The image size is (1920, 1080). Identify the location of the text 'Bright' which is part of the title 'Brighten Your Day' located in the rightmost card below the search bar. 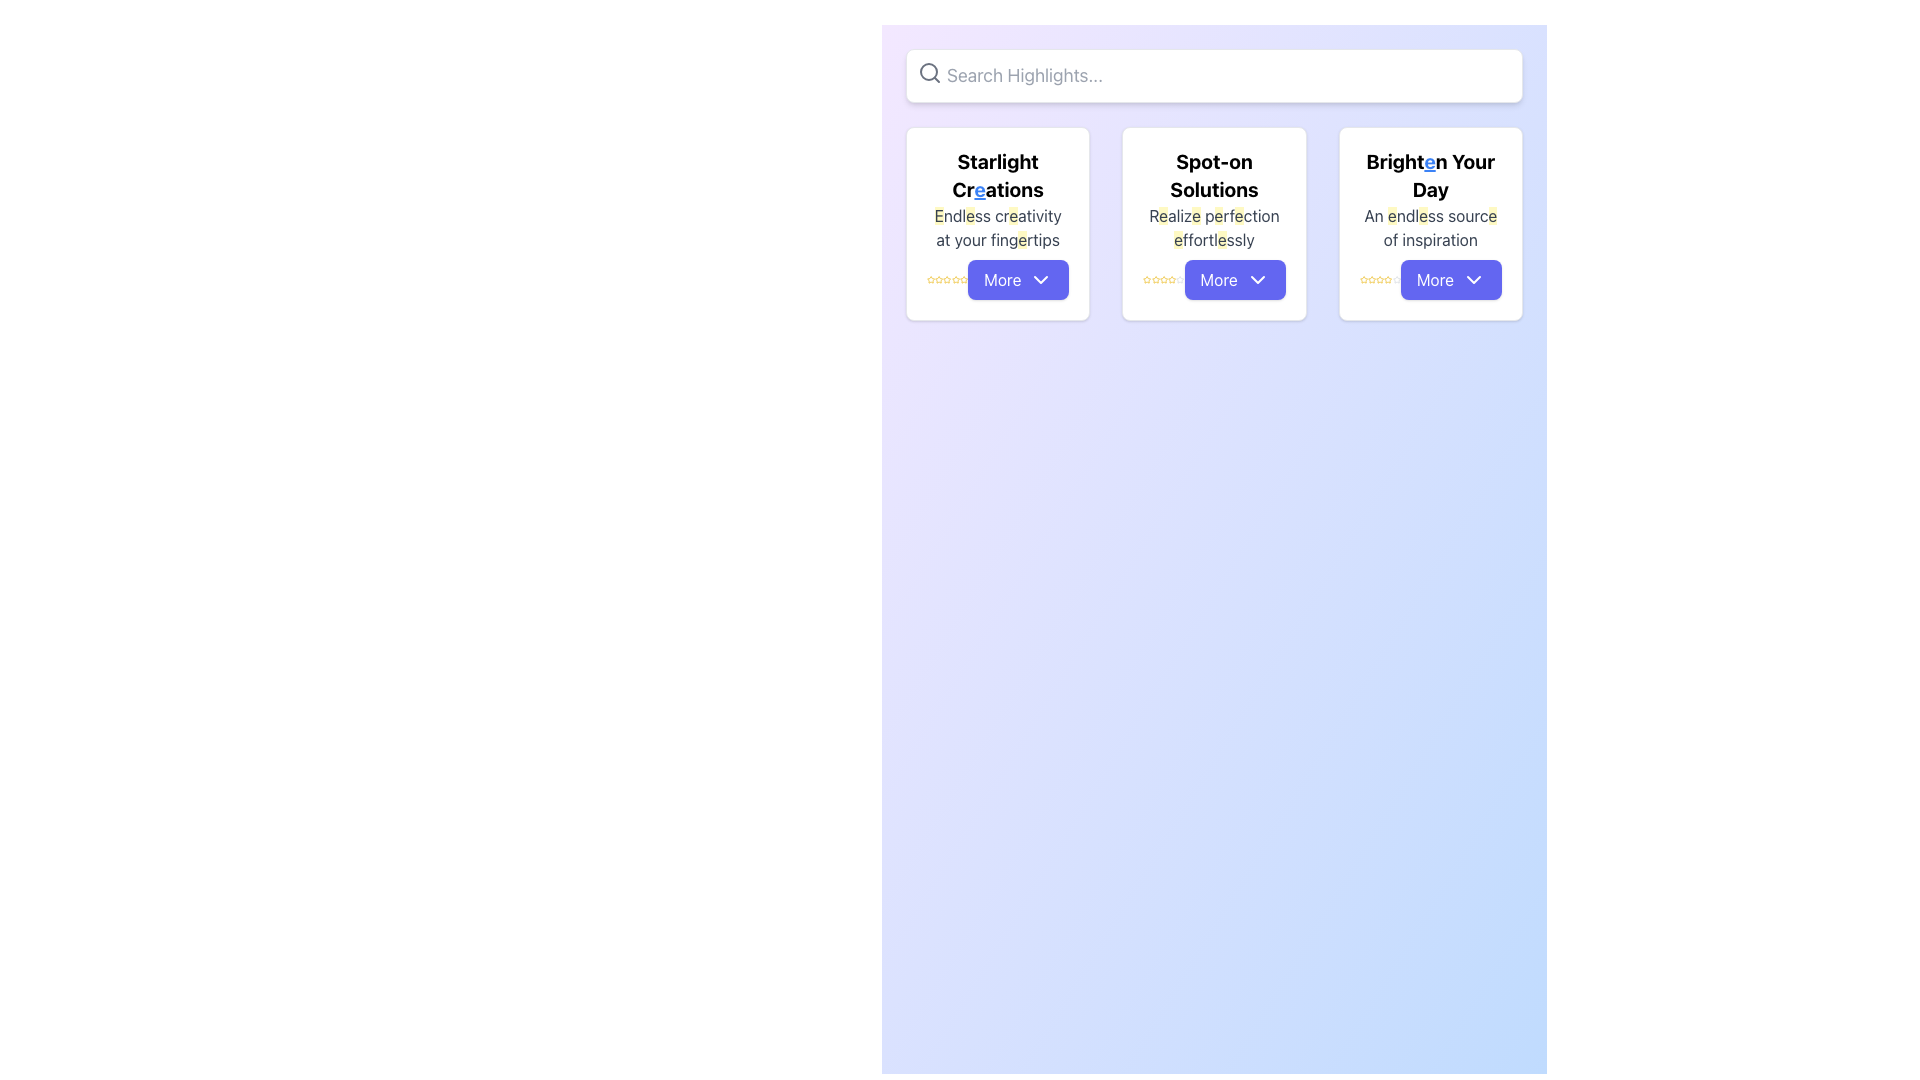
(1394, 160).